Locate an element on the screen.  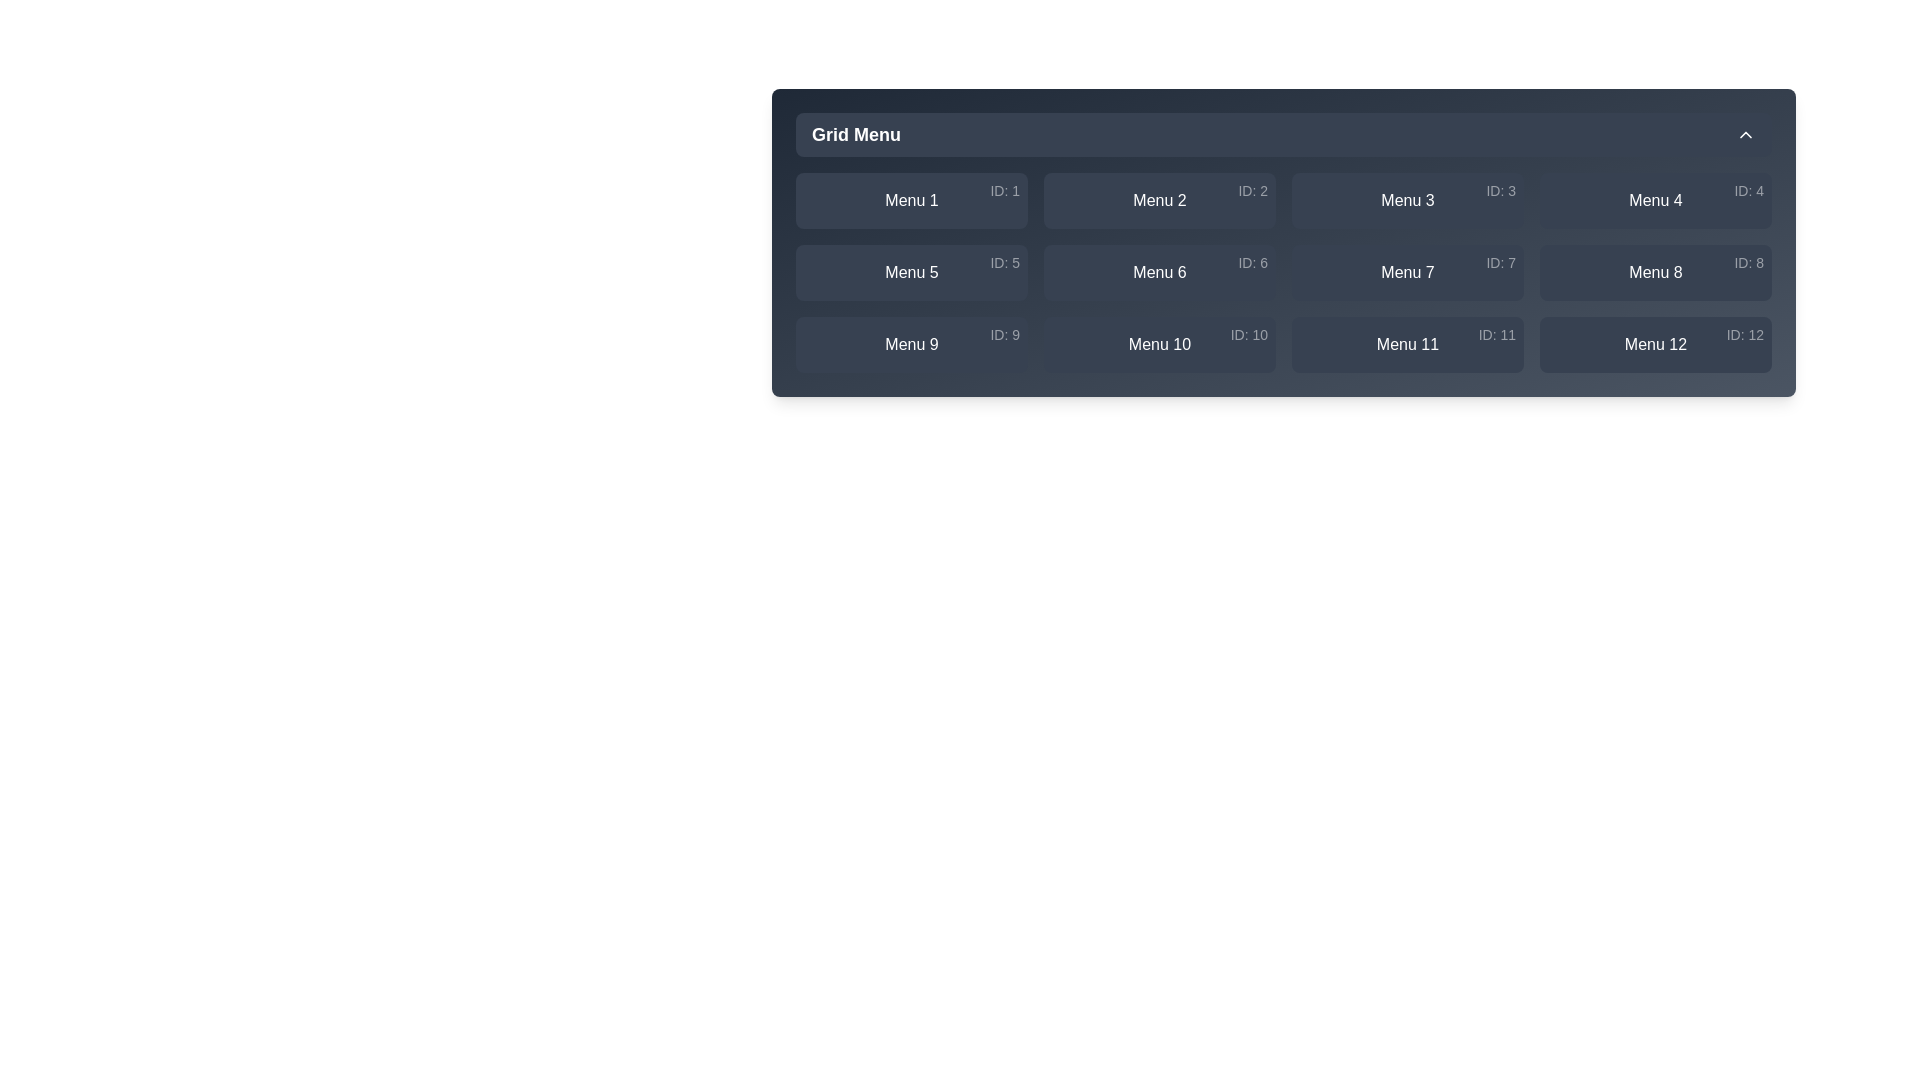
the 'Grid Menu' button to toggle the menu open or closed is located at coordinates (1283, 135).